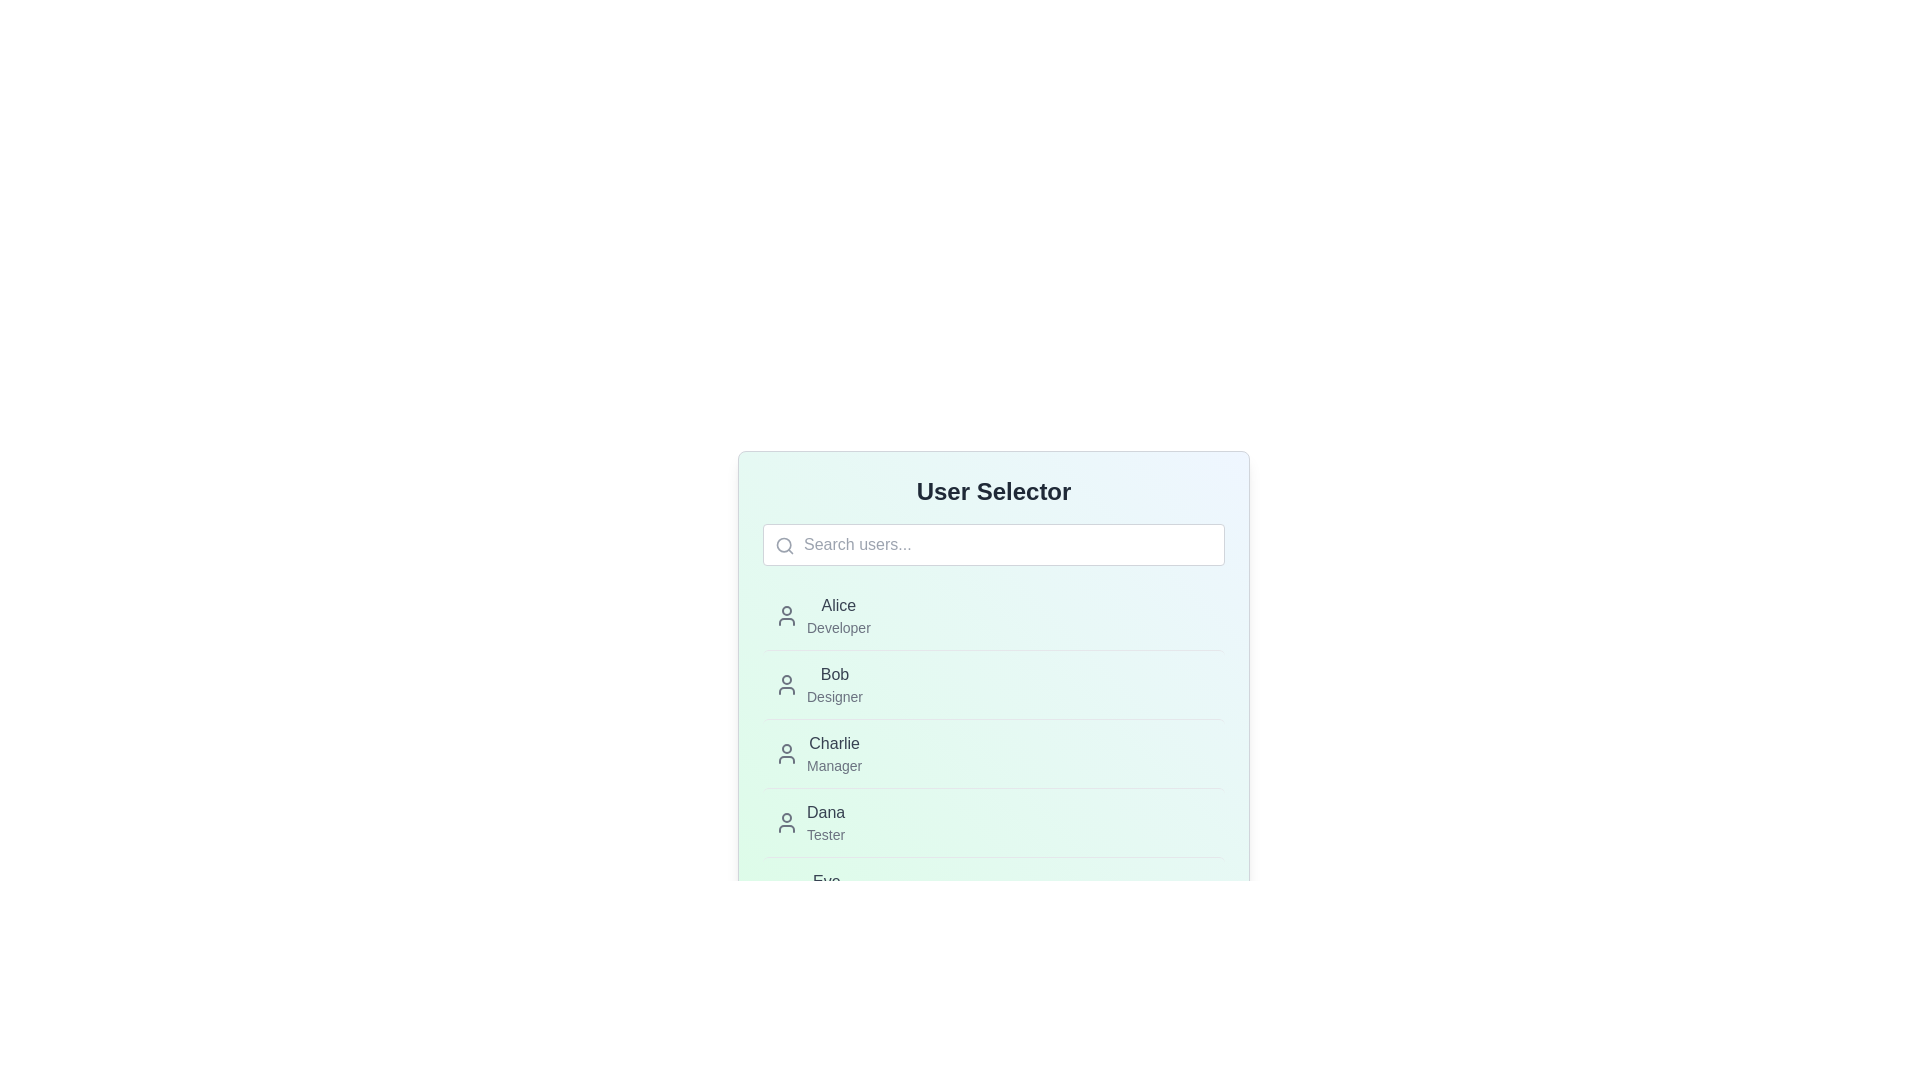  Describe the element at coordinates (835, 684) in the screenshot. I see `text displayed for the user profile in the second item of the user selection list, which identifies the user by their name and role` at that location.